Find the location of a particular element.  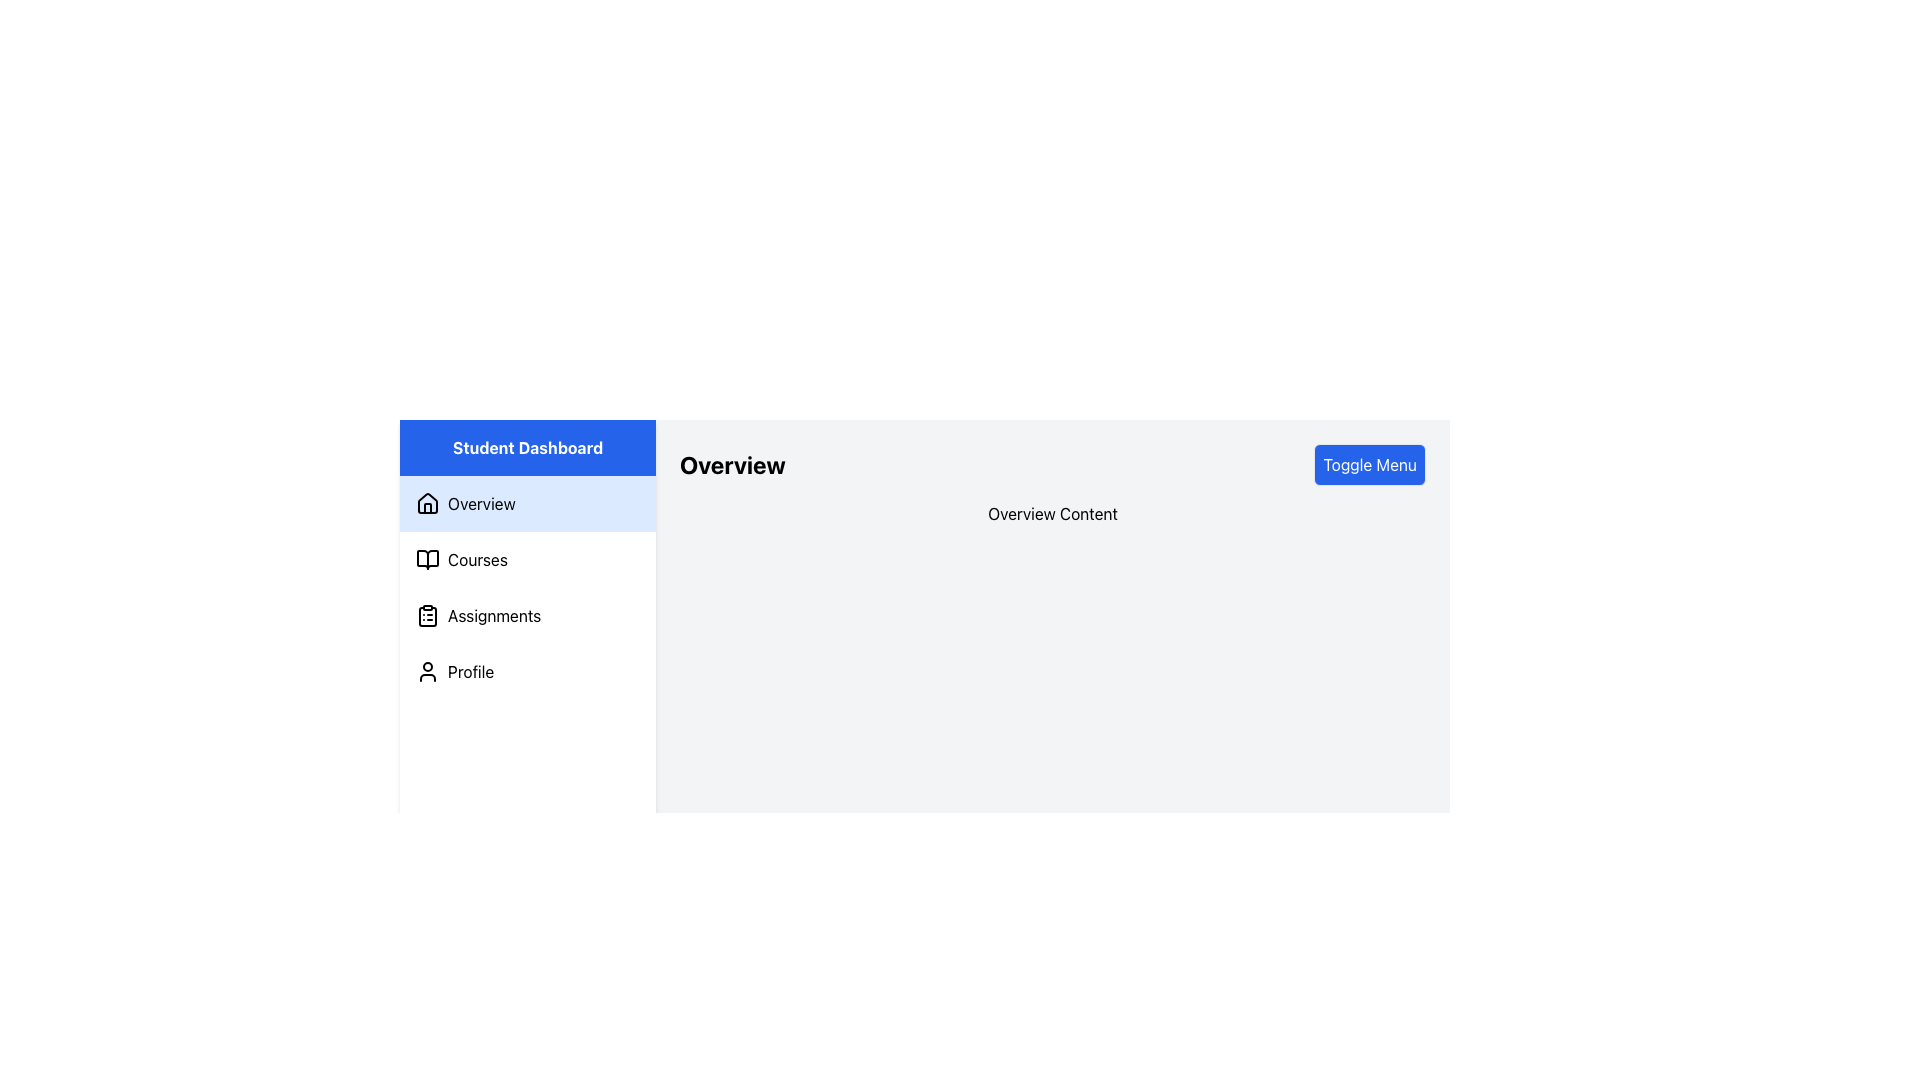

the 'Overview' selectable menu item in the Student Dashboard is located at coordinates (528, 503).